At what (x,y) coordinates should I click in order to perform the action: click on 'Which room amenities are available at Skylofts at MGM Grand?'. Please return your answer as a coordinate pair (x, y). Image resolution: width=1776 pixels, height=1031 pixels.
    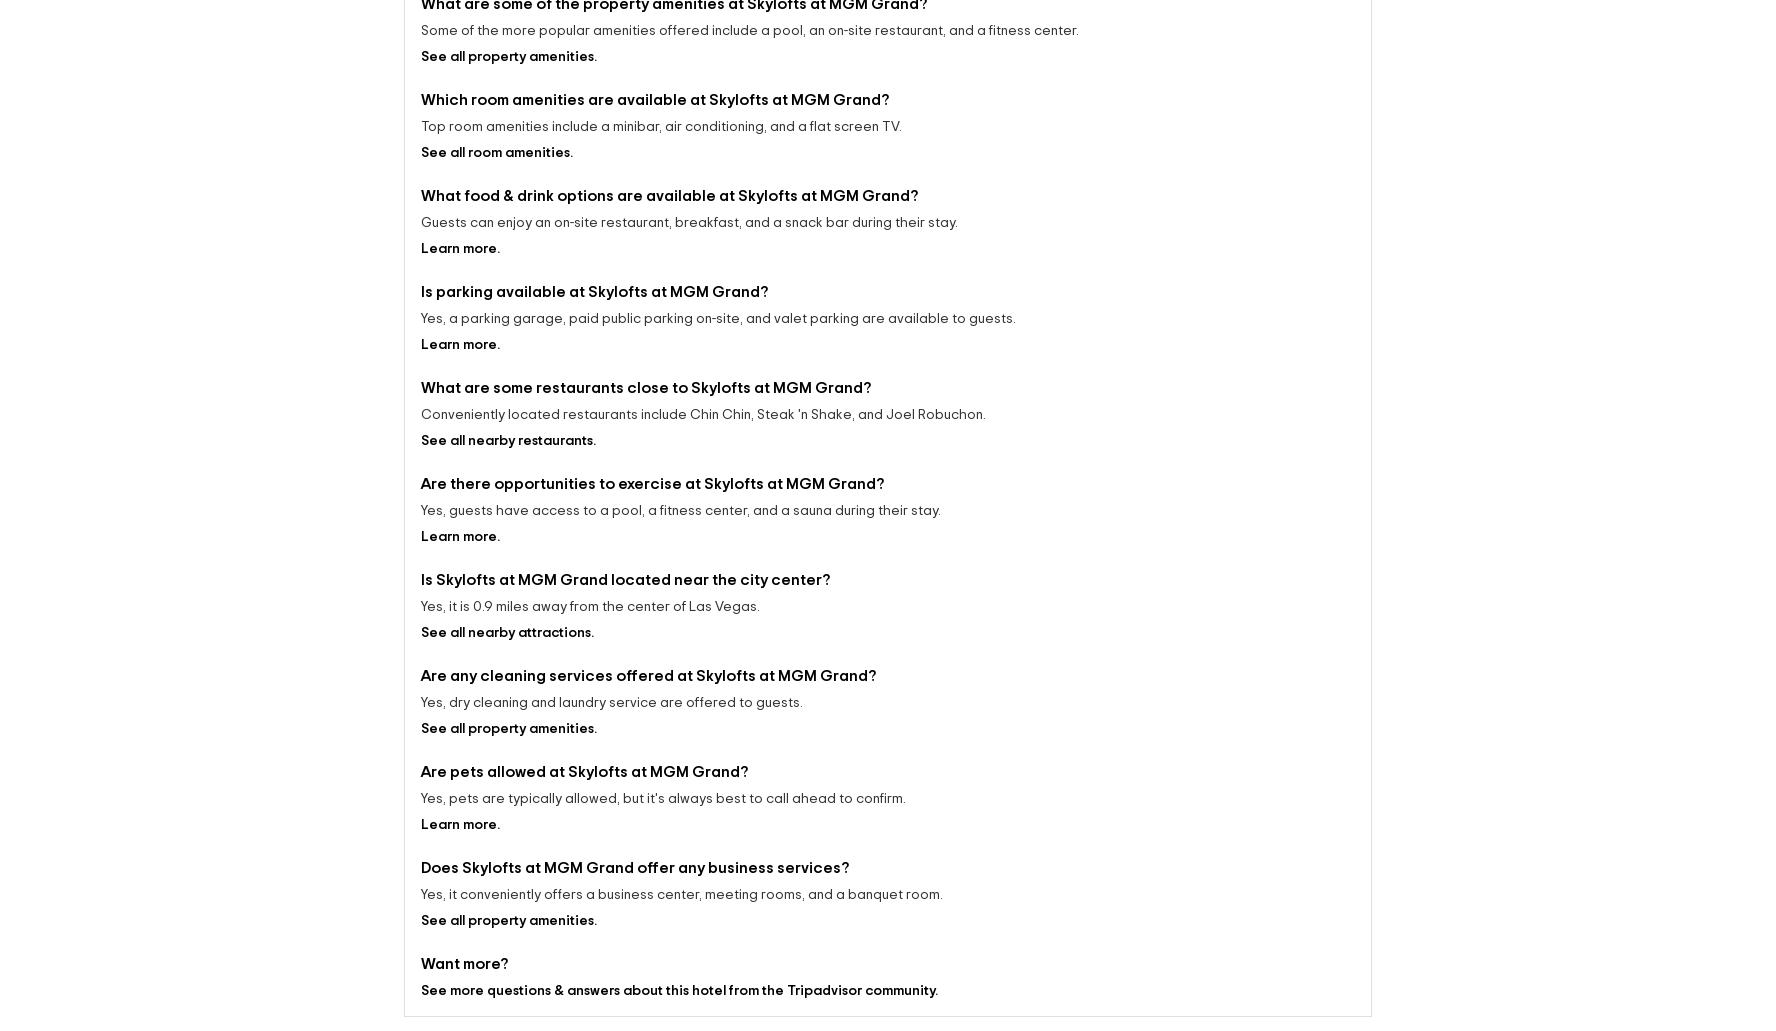
    Looking at the image, I should click on (653, 81).